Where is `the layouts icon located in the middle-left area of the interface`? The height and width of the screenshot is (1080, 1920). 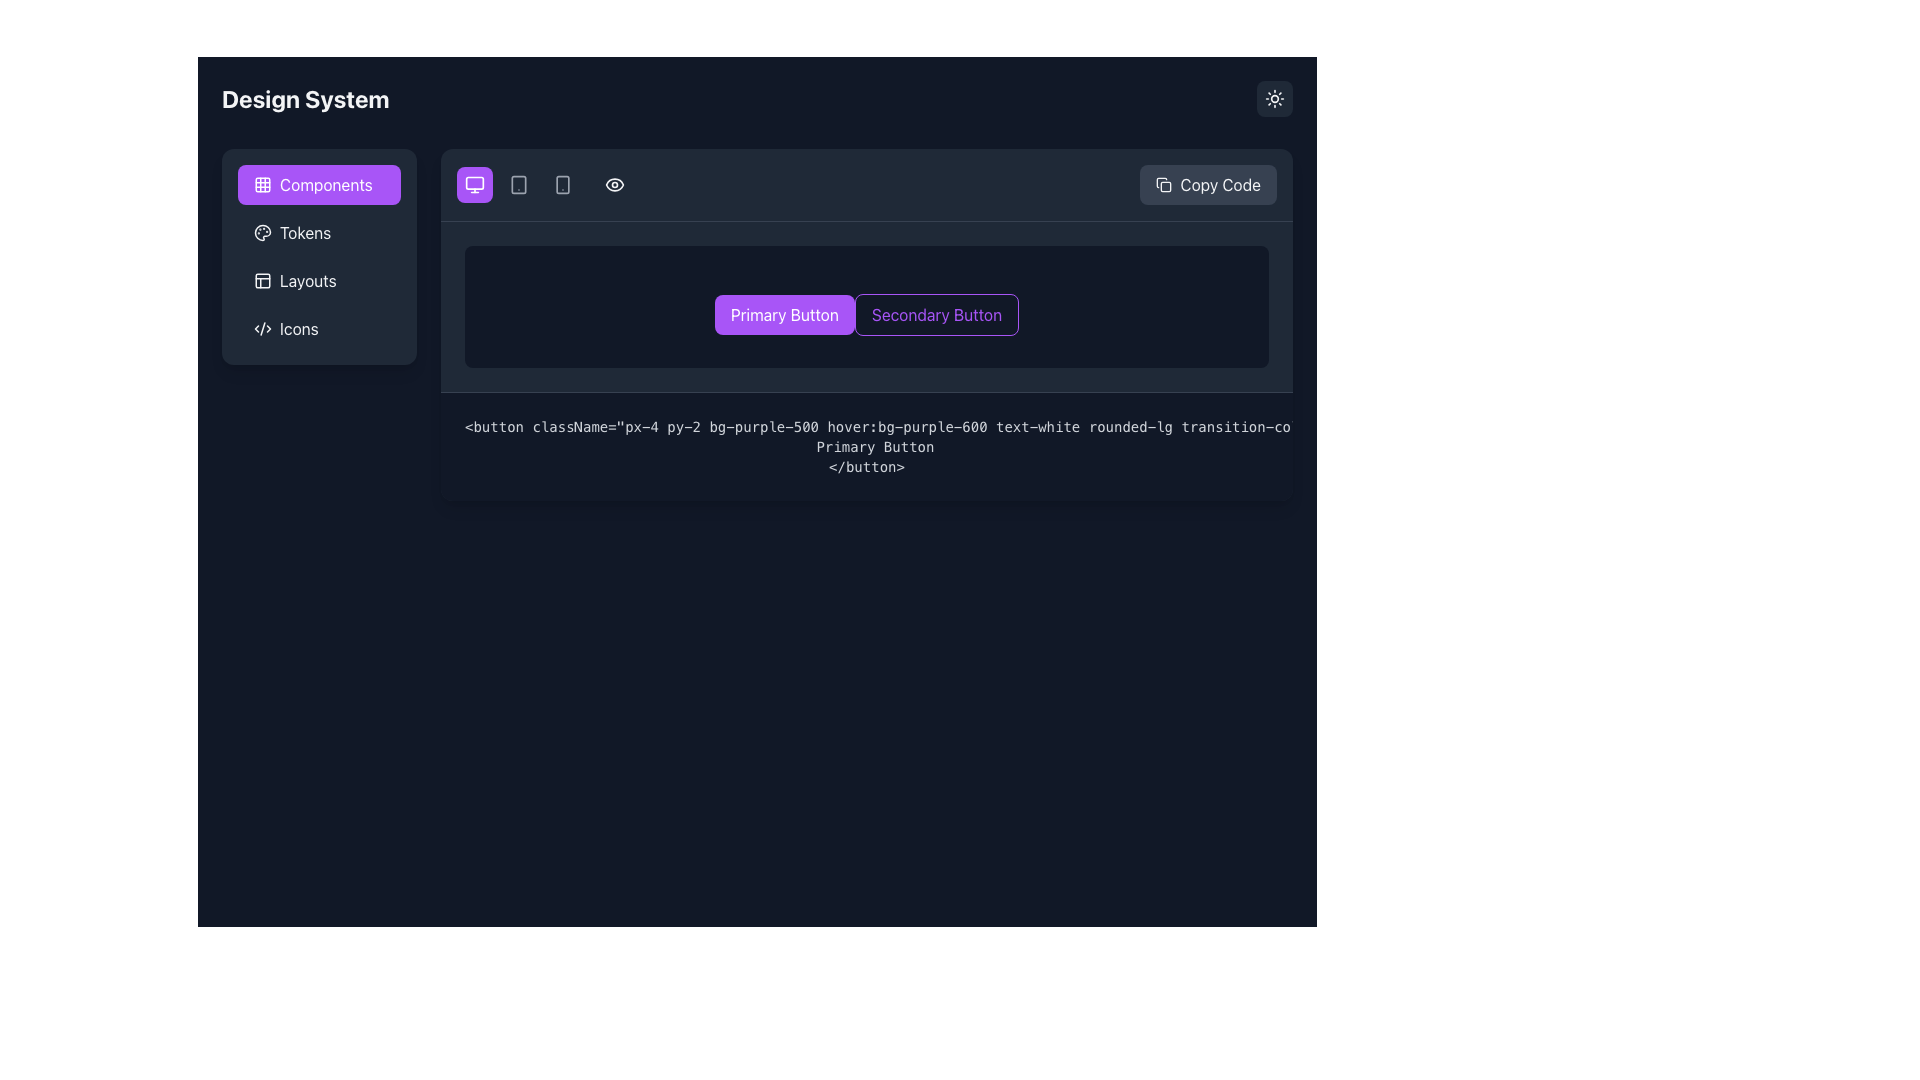
the layouts icon located in the middle-left area of the interface is located at coordinates (262, 281).